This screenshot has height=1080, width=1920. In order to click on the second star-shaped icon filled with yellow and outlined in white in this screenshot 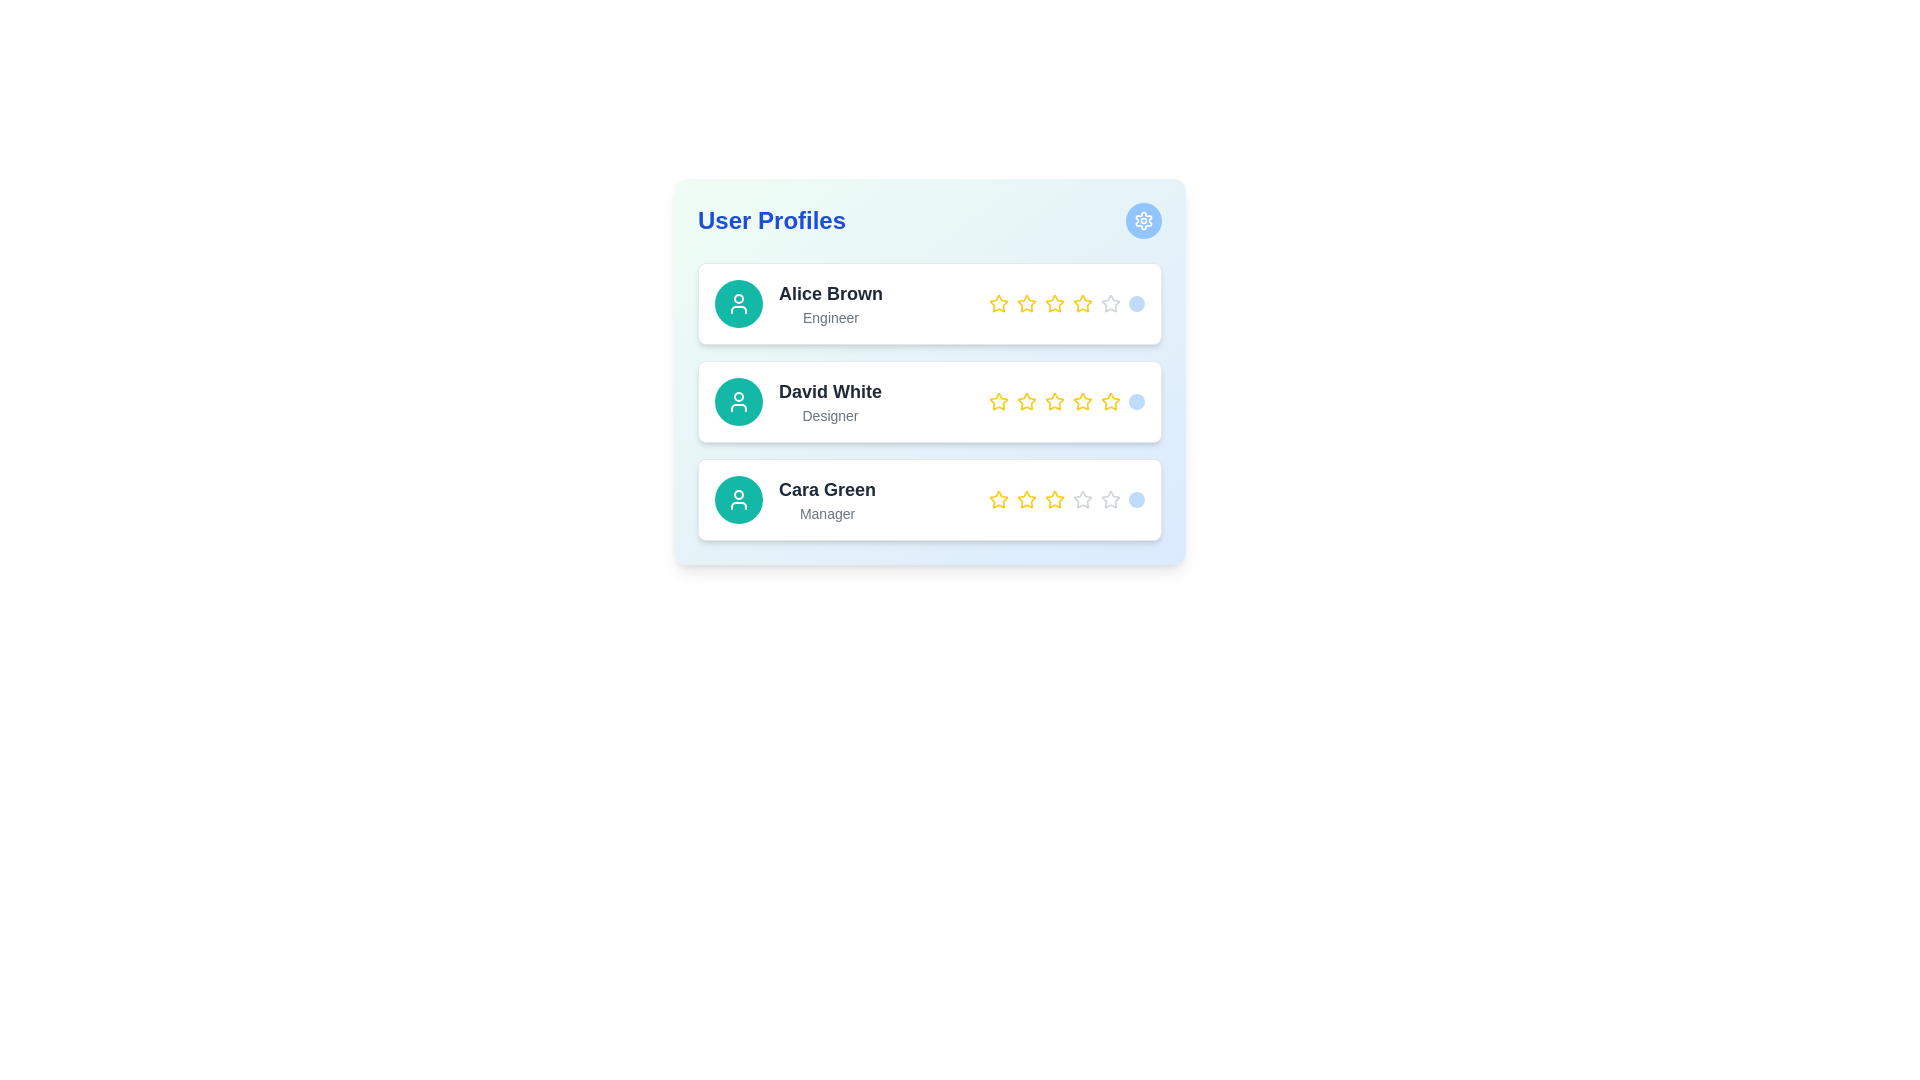, I will do `click(998, 401)`.